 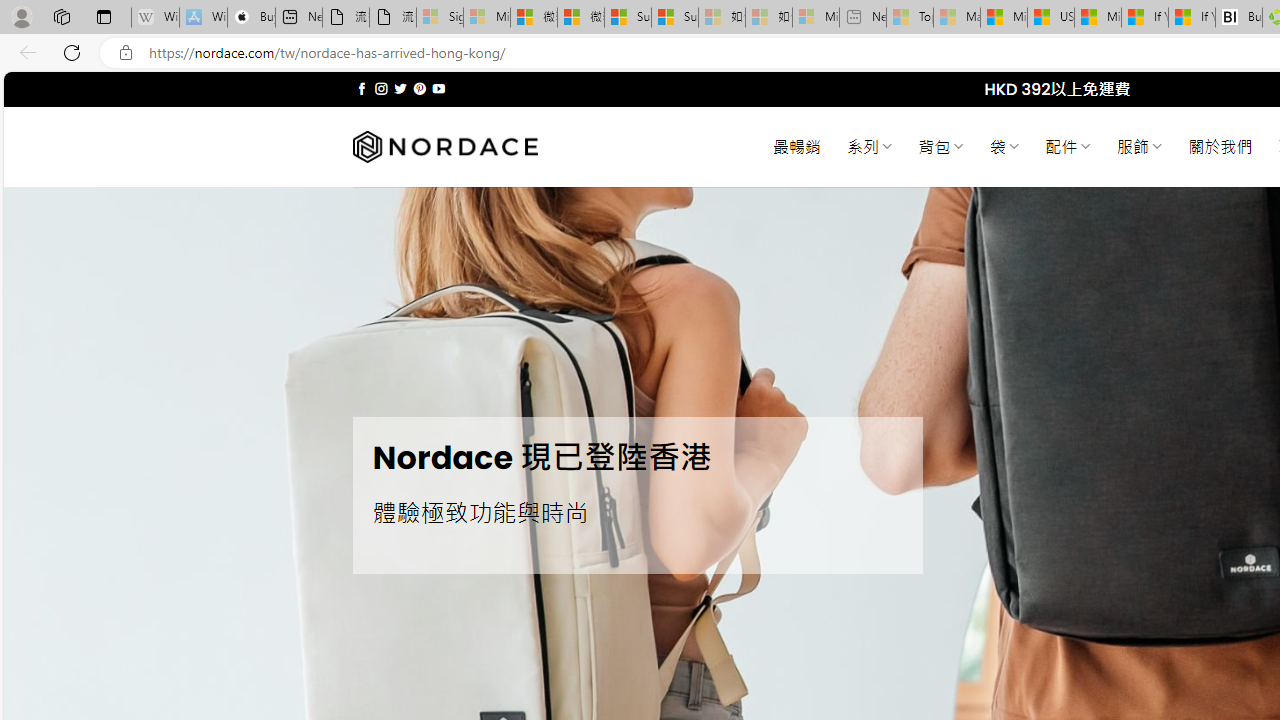 What do you see at coordinates (250, 17) in the screenshot?
I see `'Buy iPad - Apple'` at bounding box center [250, 17].